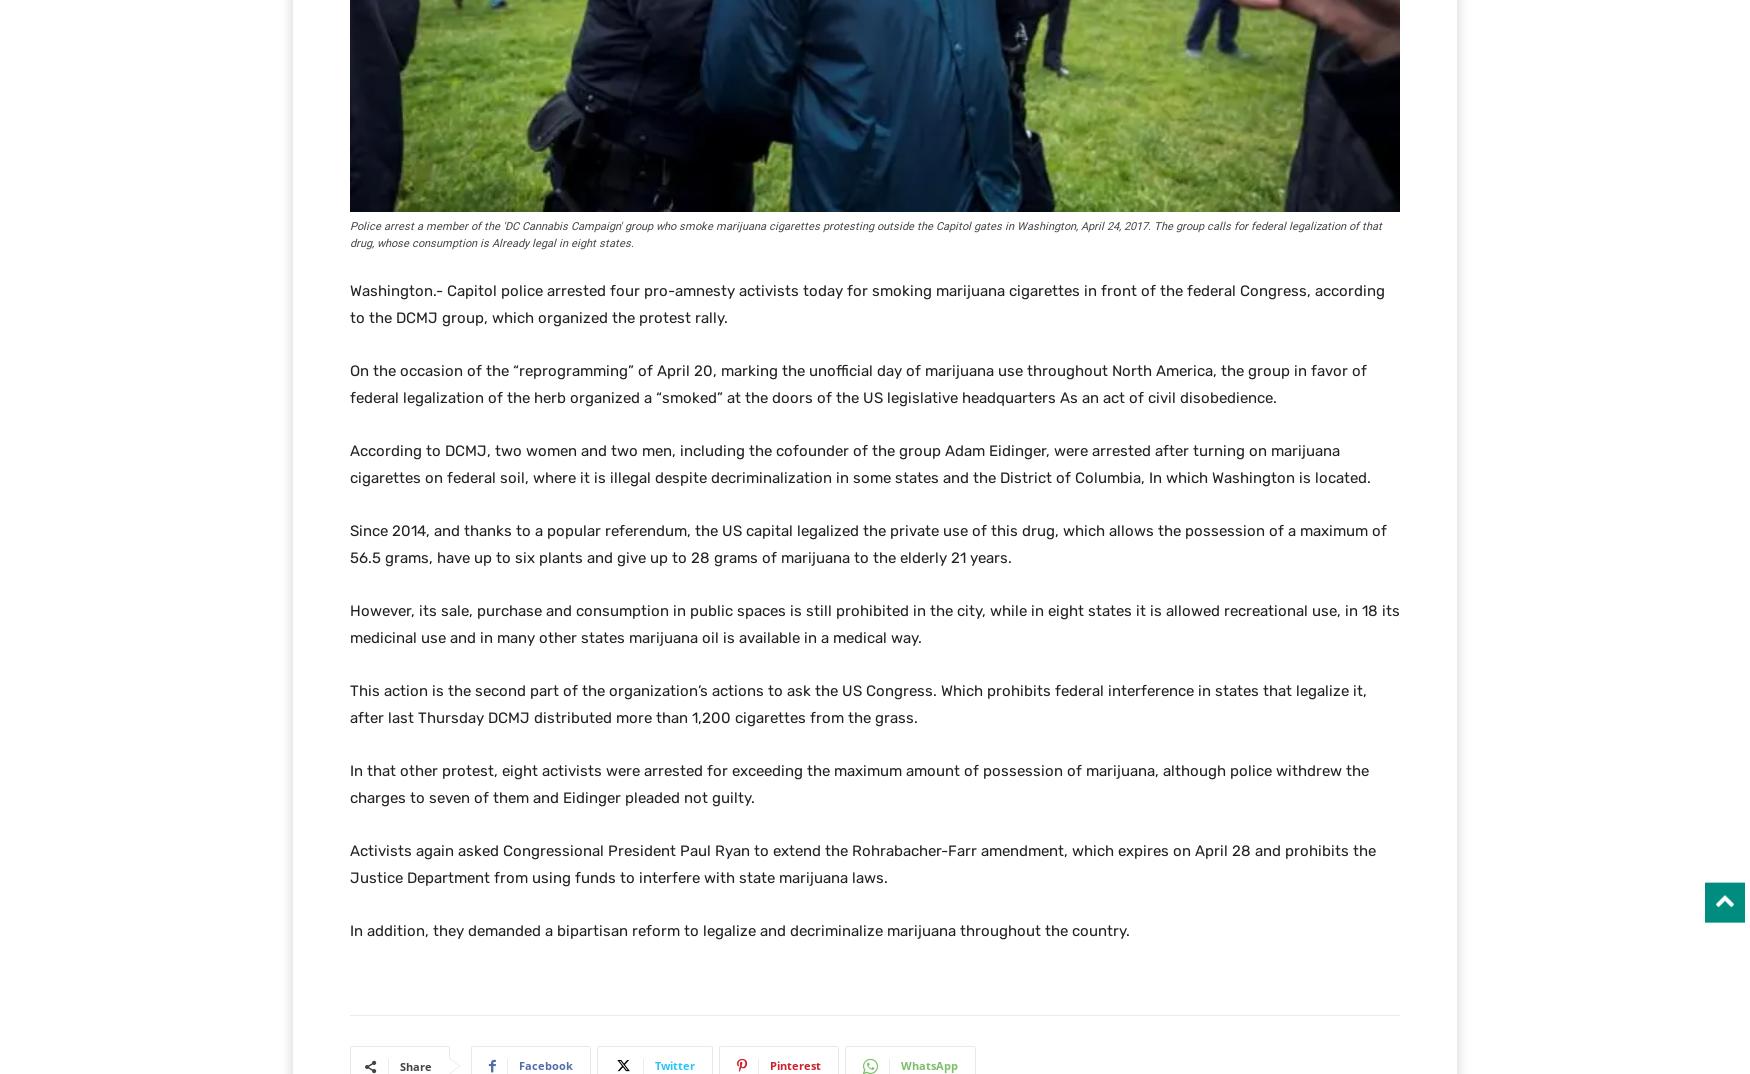 The width and height of the screenshot is (1750, 1074). Describe the element at coordinates (866, 233) in the screenshot. I see `'Police arrest a member of the 'DC Cannabis Campaign' group who smoke marijuana cigarettes protesting outside the Capitol gates in Washington, April 24, 2017. The group calls for federal legalization of that drug, whose consumption is Already legal in eight states.'` at that location.